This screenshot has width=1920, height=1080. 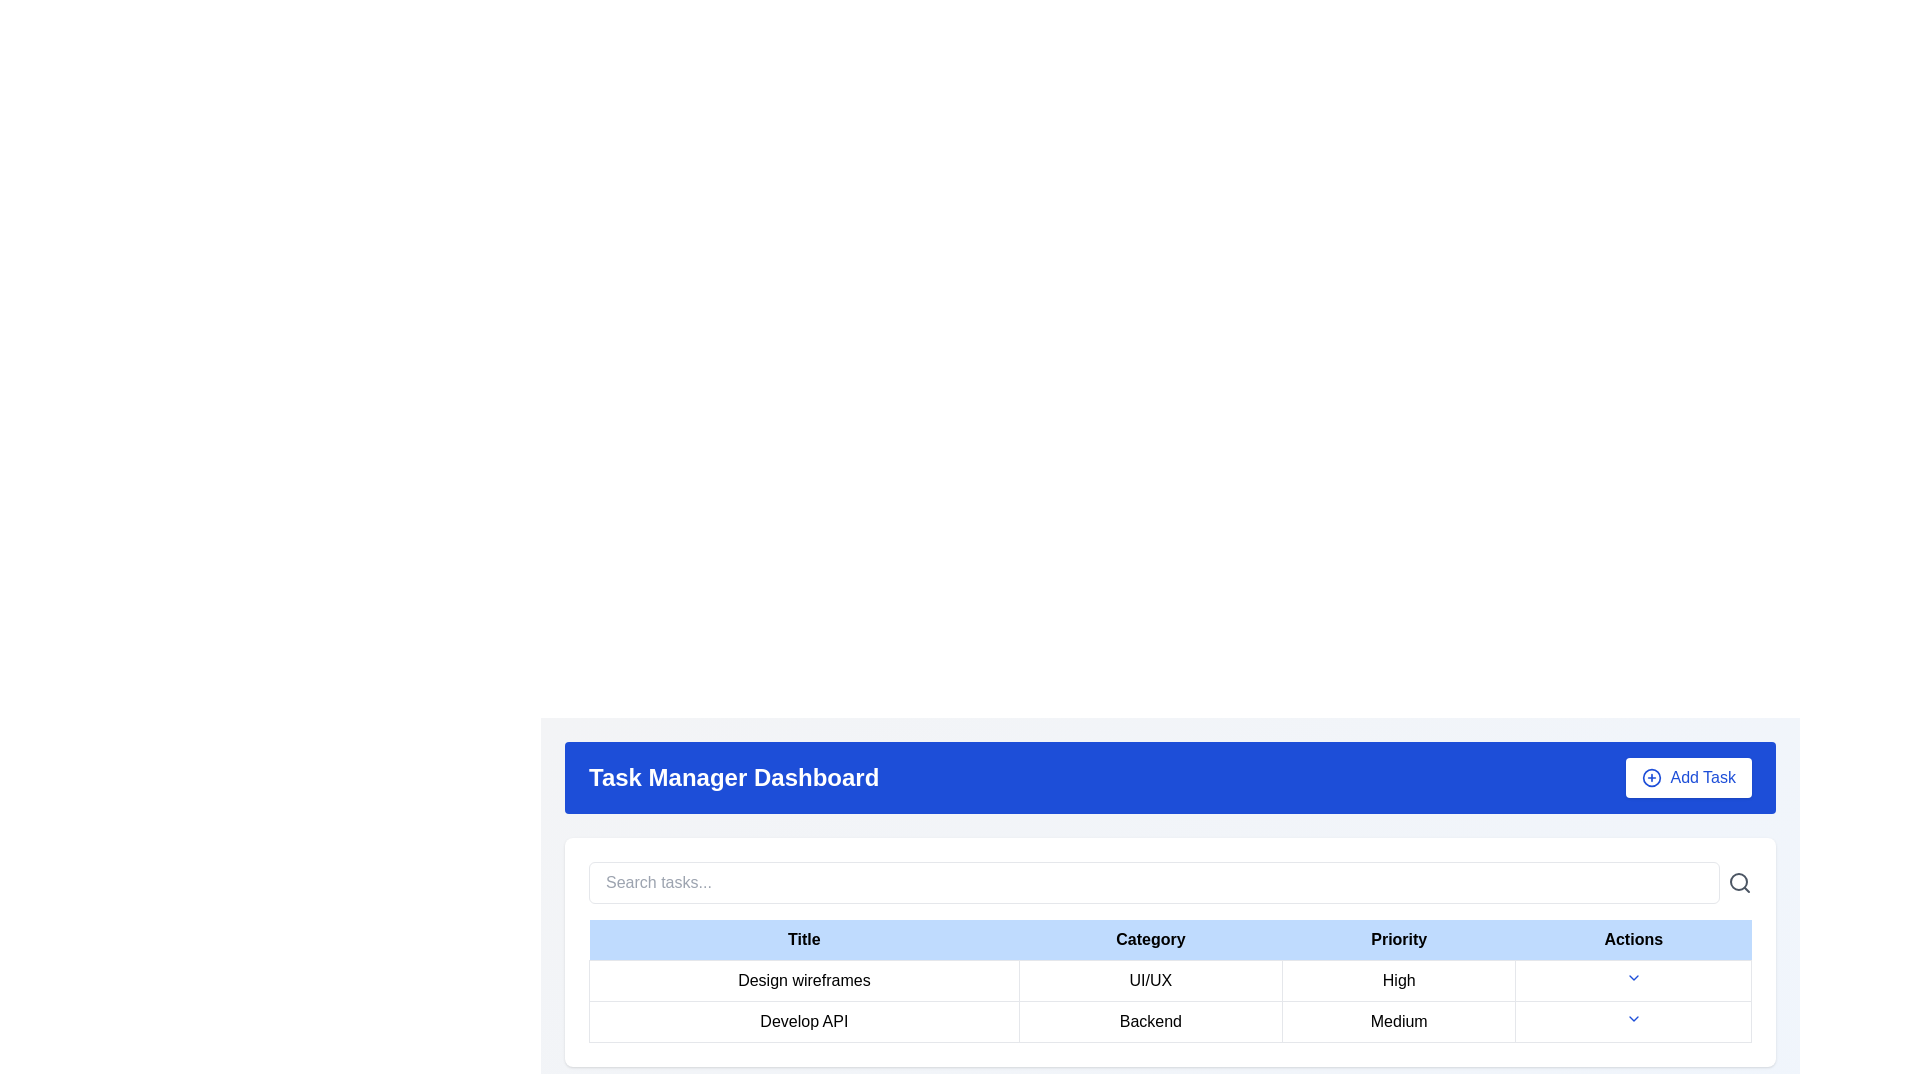 I want to click on the table header row located at the top of the table, which provides labels for the data columns below, so click(x=1170, y=940).